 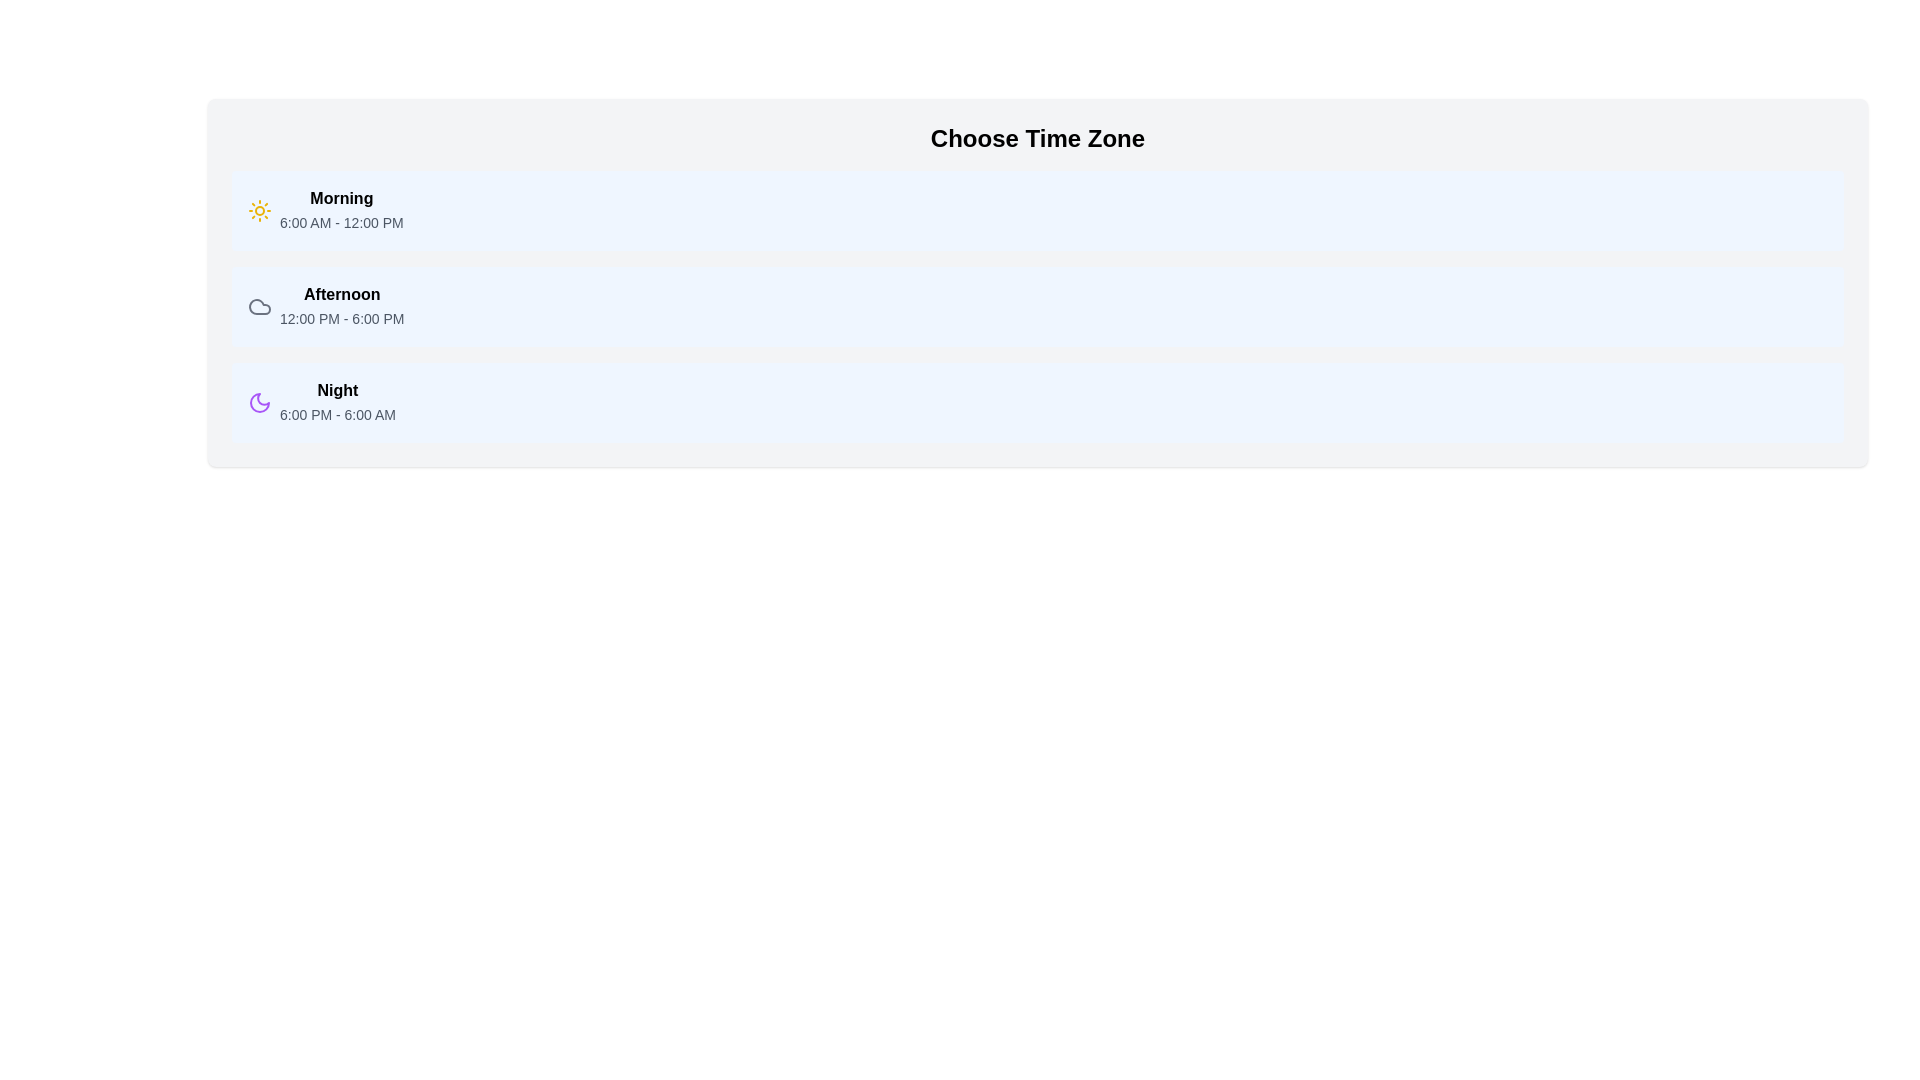 I want to click on the graphical icon depicting partly cloudy weather associated with the 'Afternoon' label, so click(x=258, y=307).